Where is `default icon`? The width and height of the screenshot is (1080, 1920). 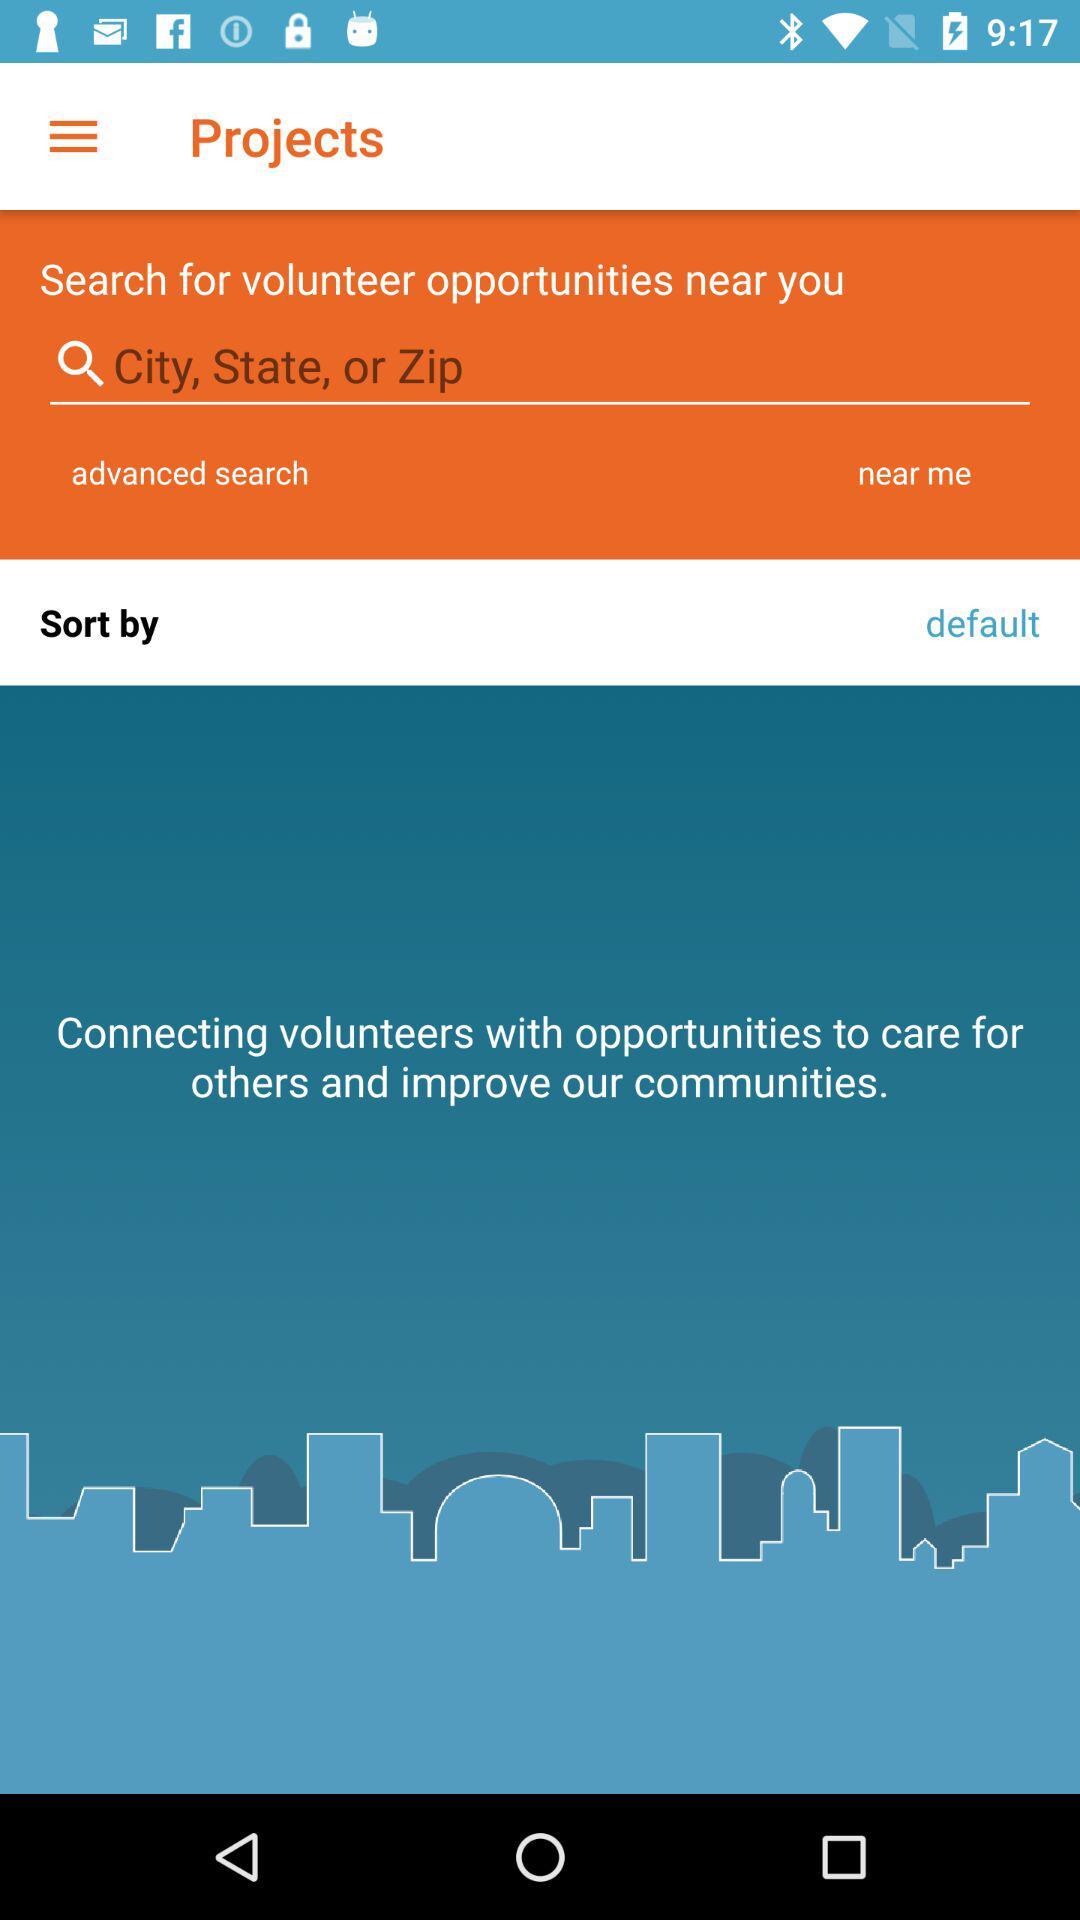 default icon is located at coordinates (976, 621).